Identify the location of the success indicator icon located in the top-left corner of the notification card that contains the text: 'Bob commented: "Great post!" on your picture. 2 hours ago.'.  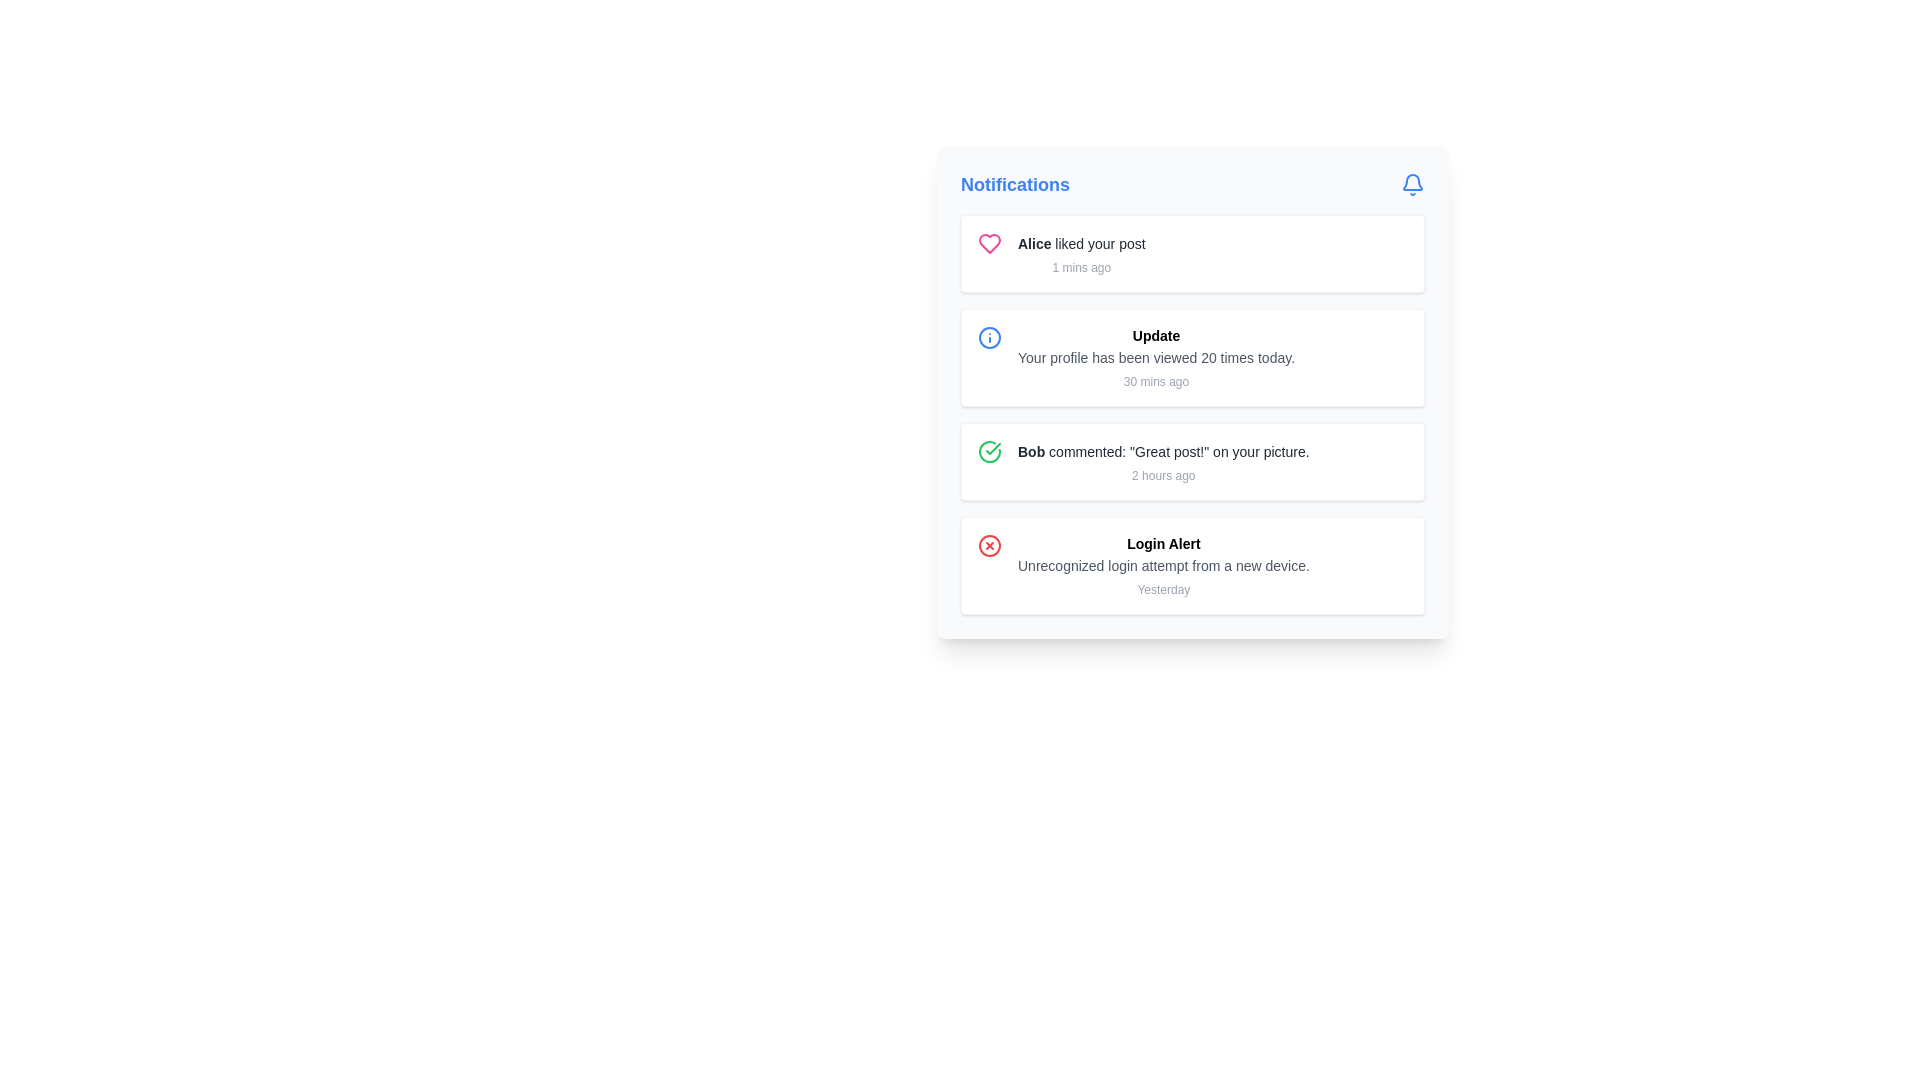
(989, 451).